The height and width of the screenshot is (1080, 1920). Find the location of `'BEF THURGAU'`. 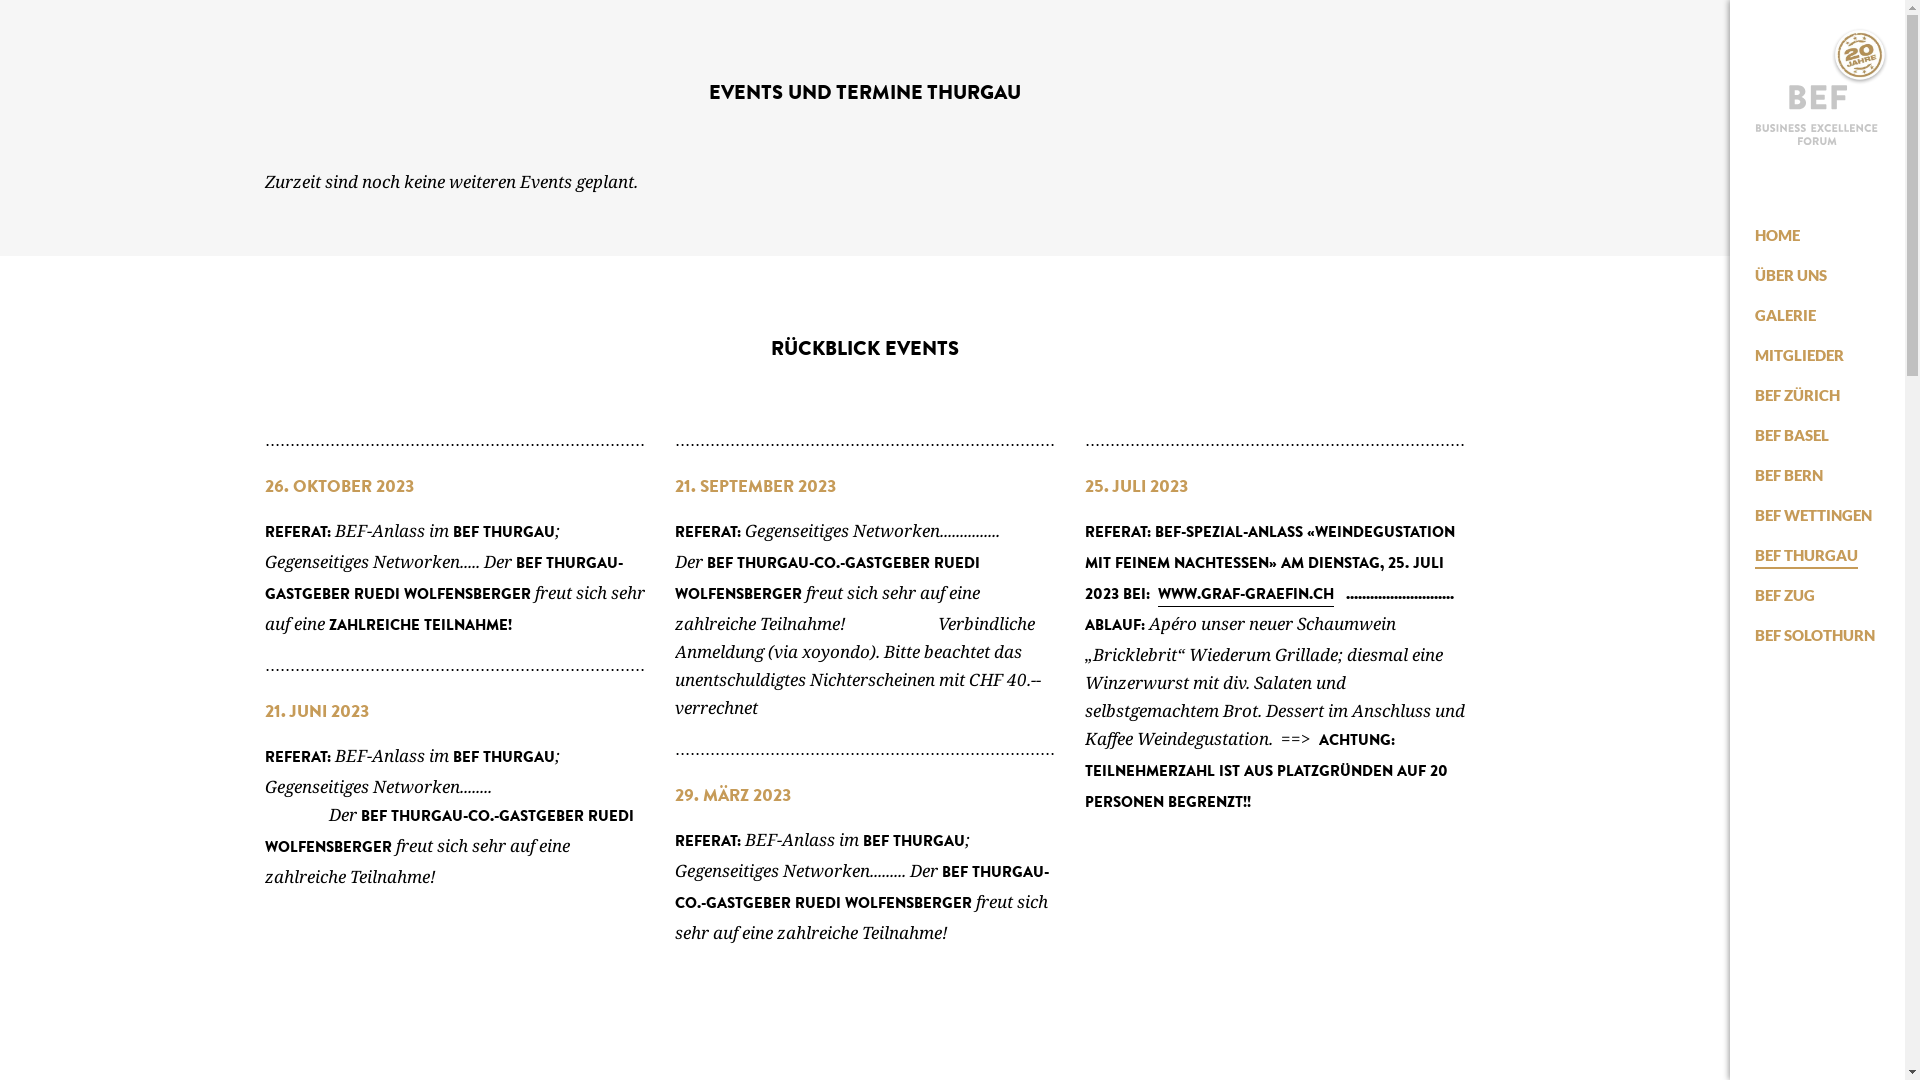

'BEF THURGAU' is located at coordinates (1754, 555).